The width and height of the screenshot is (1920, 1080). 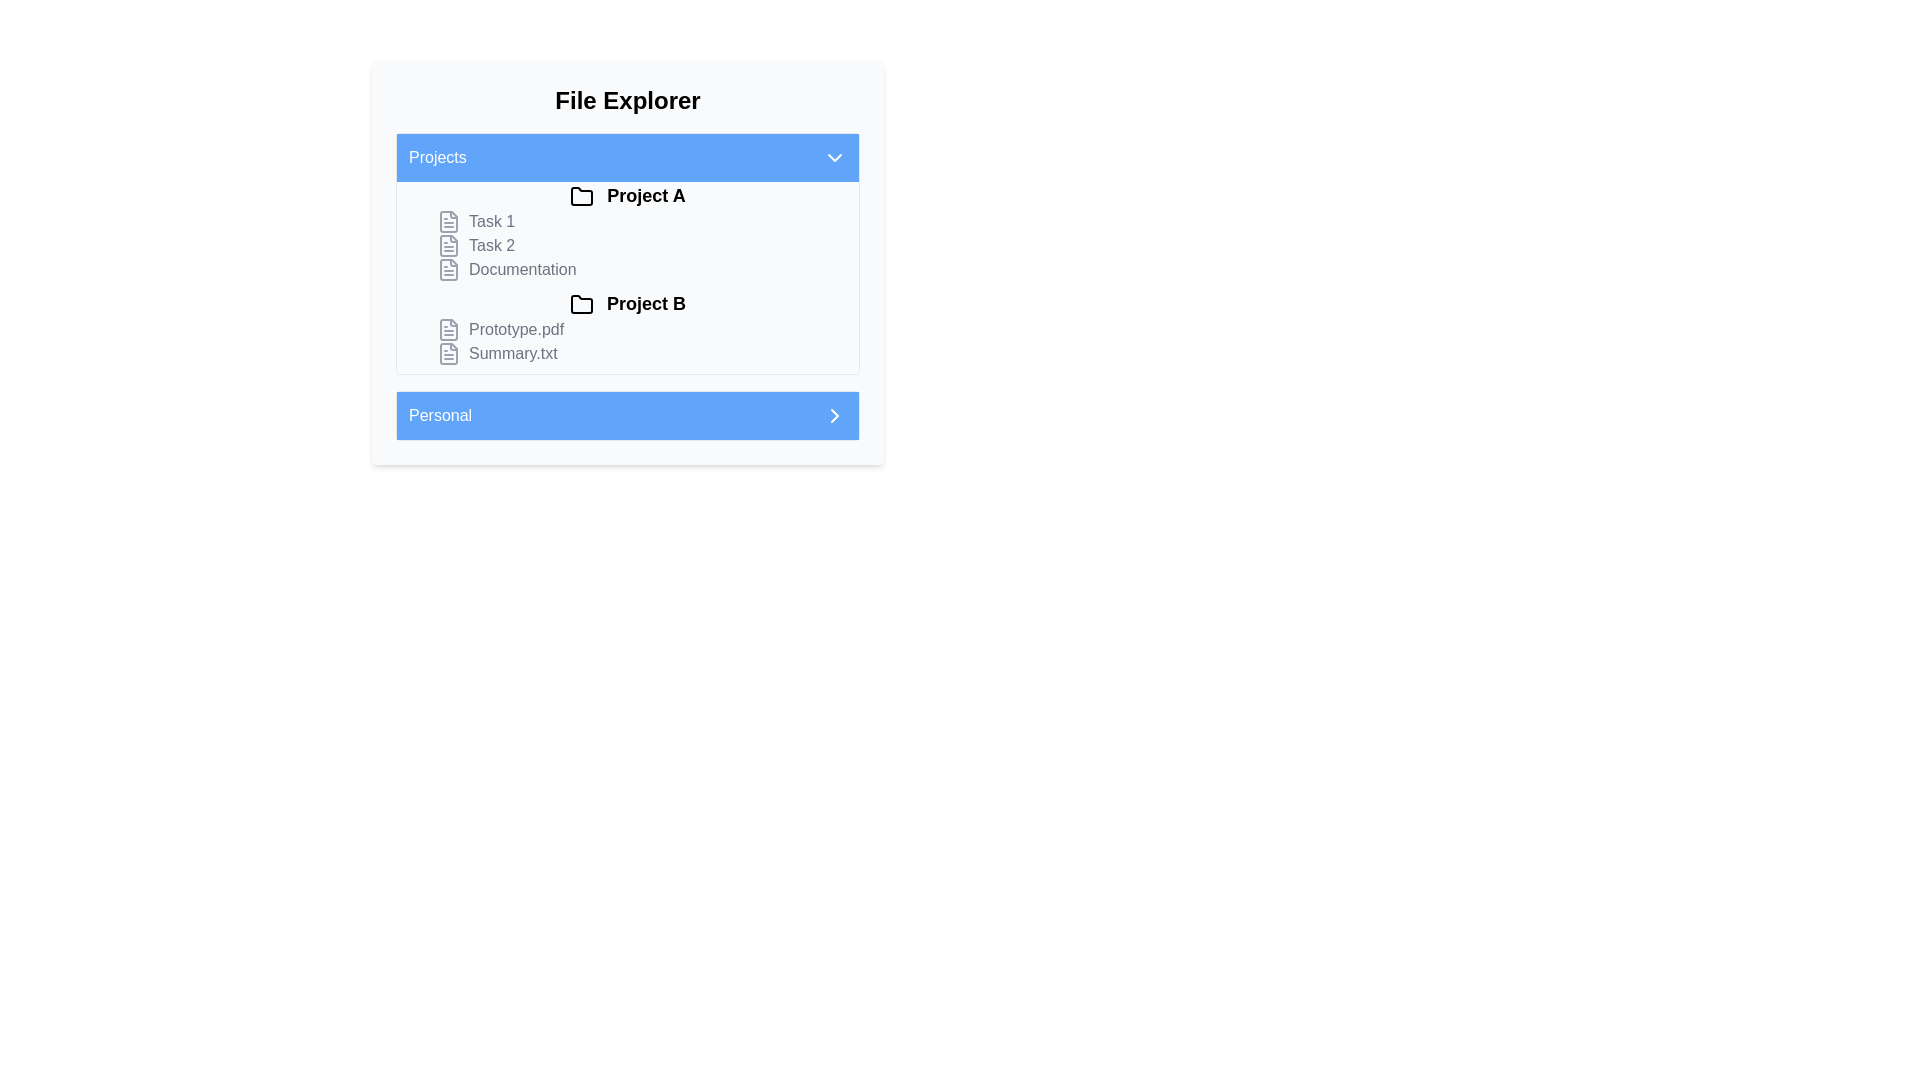 What do you see at coordinates (835, 157) in the screenshot?
I see `the Chevron toggle icon located to the far right side of the 'Projects' header section` at bounding box center [835, 157].